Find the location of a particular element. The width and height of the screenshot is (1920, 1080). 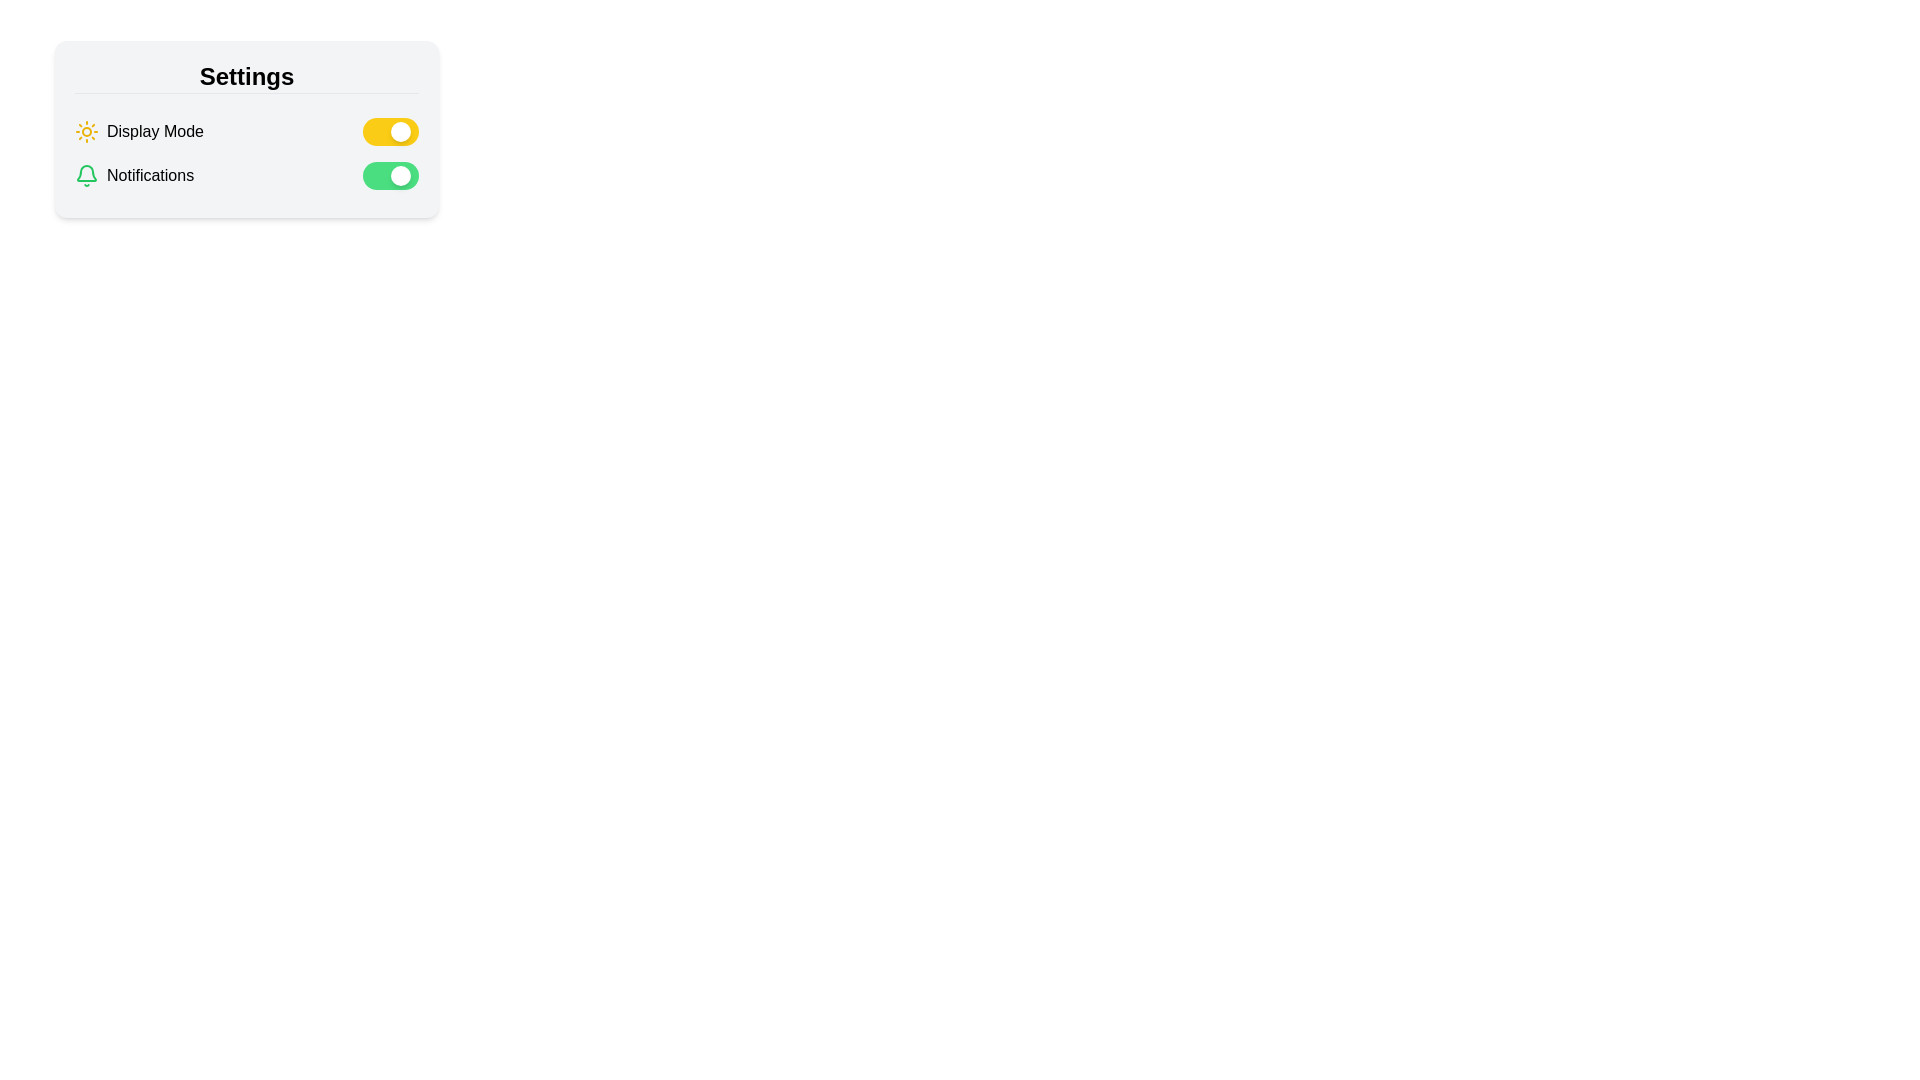

the 'Display Mode' text label located in the settings panel, which is aligned to the left next to a yellow sun icon is located at coordinates (154, 131).